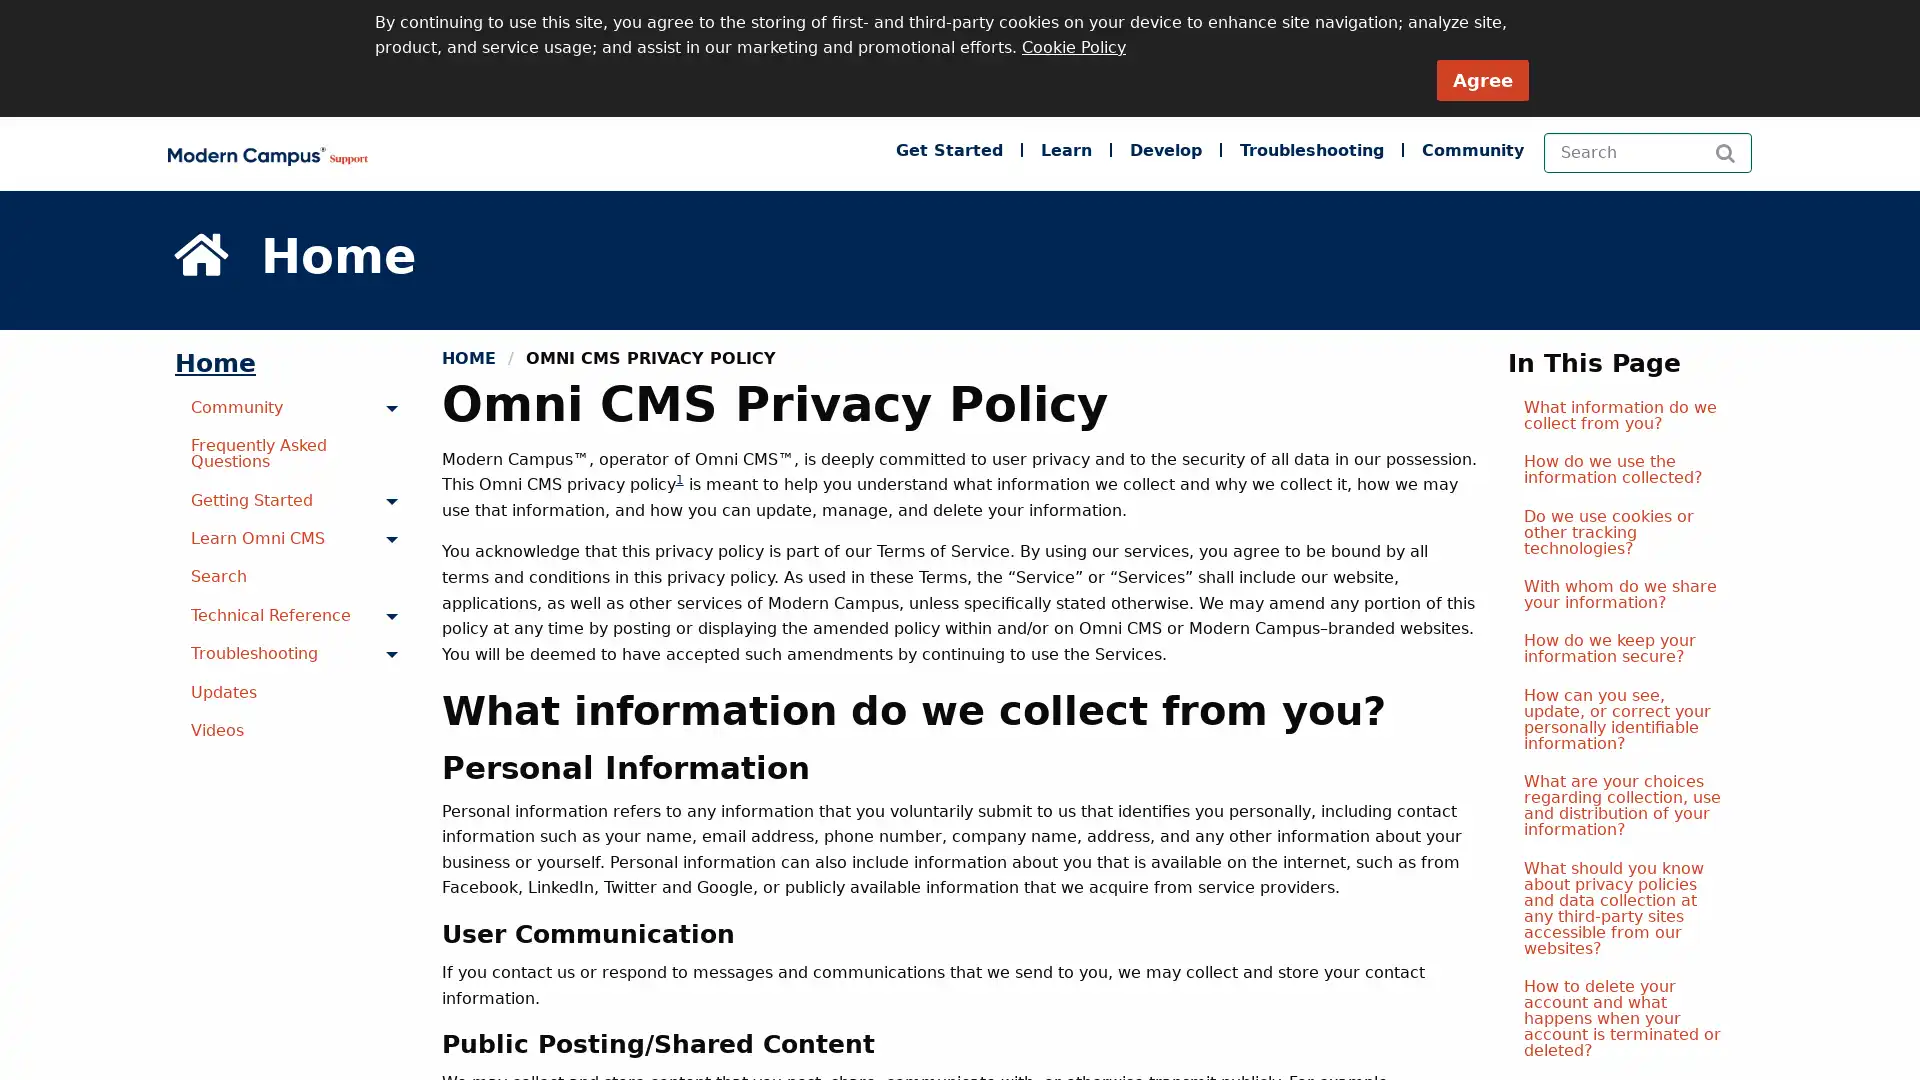  What do you see at coordinates (1483, 79) in the screenshot?
I see `Agree` at bounding box center [1483, 79].